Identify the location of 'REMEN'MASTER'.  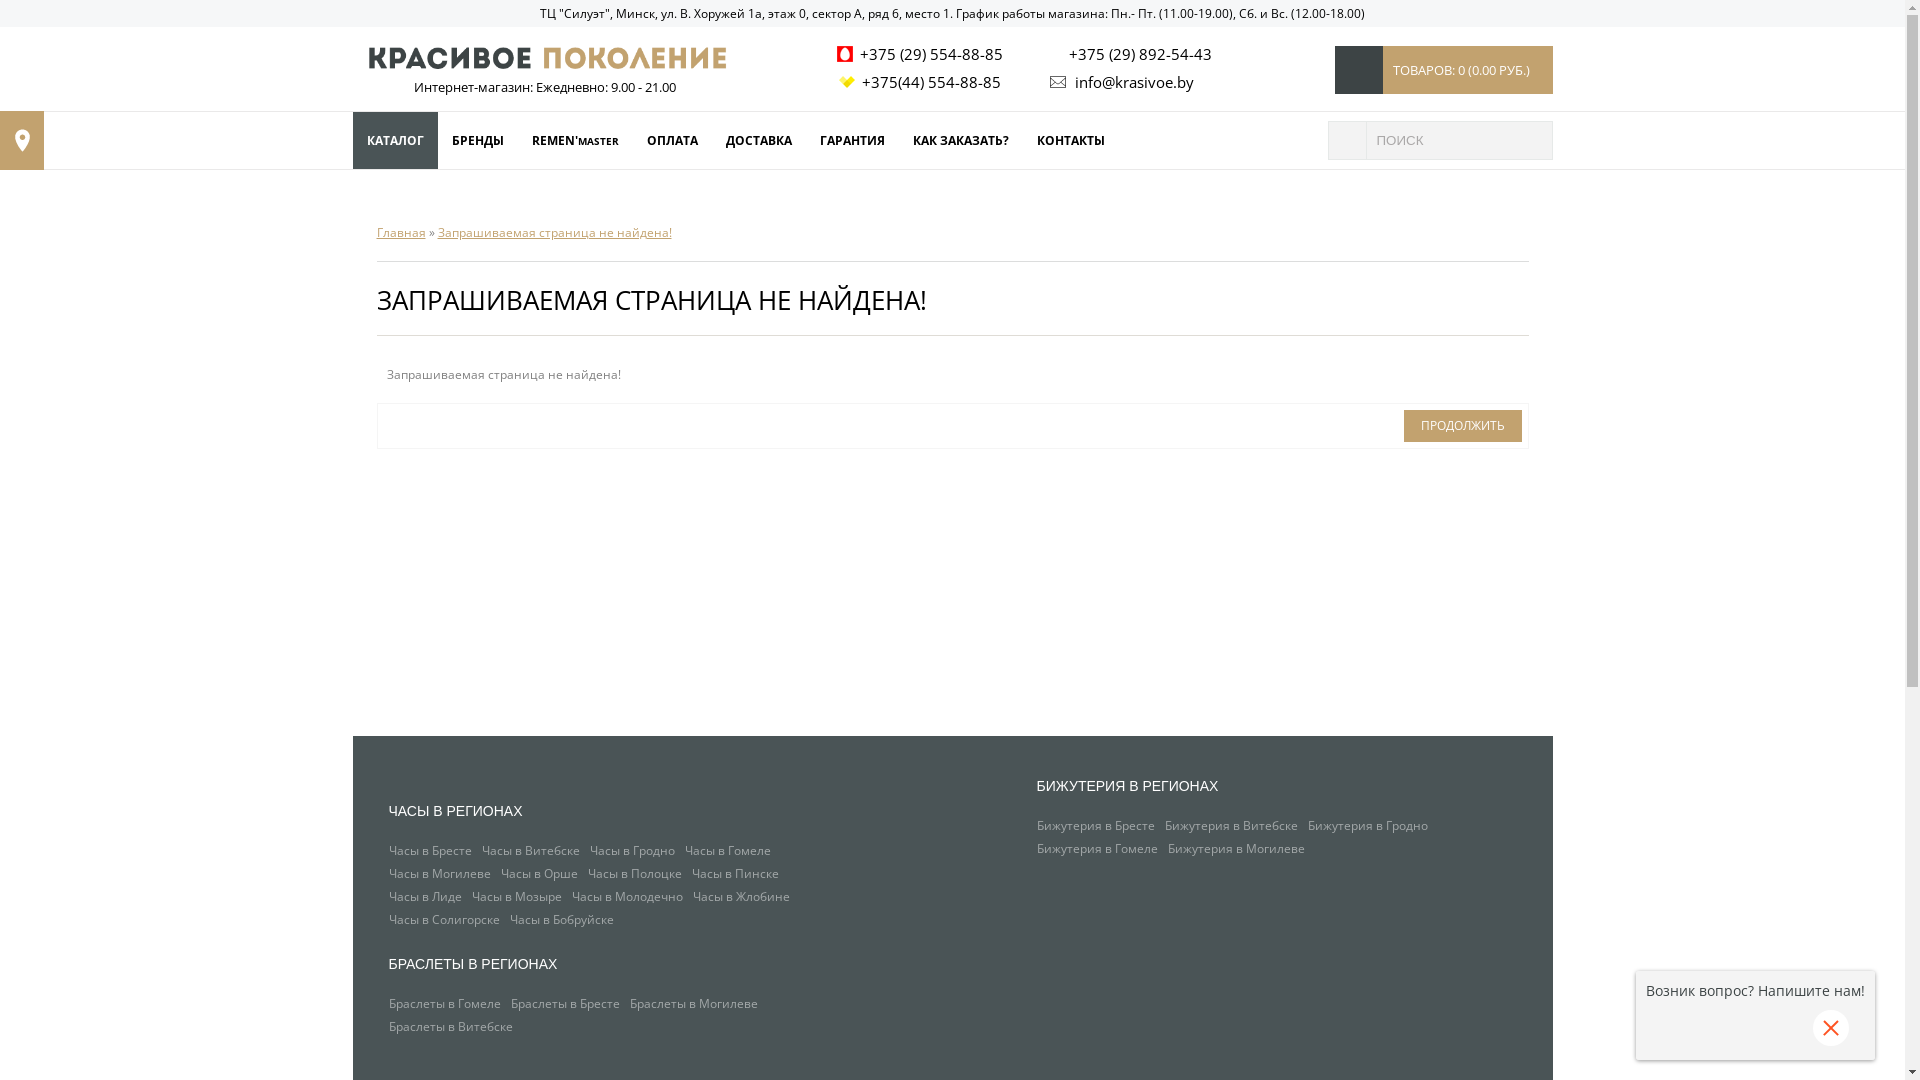
(574, 139).